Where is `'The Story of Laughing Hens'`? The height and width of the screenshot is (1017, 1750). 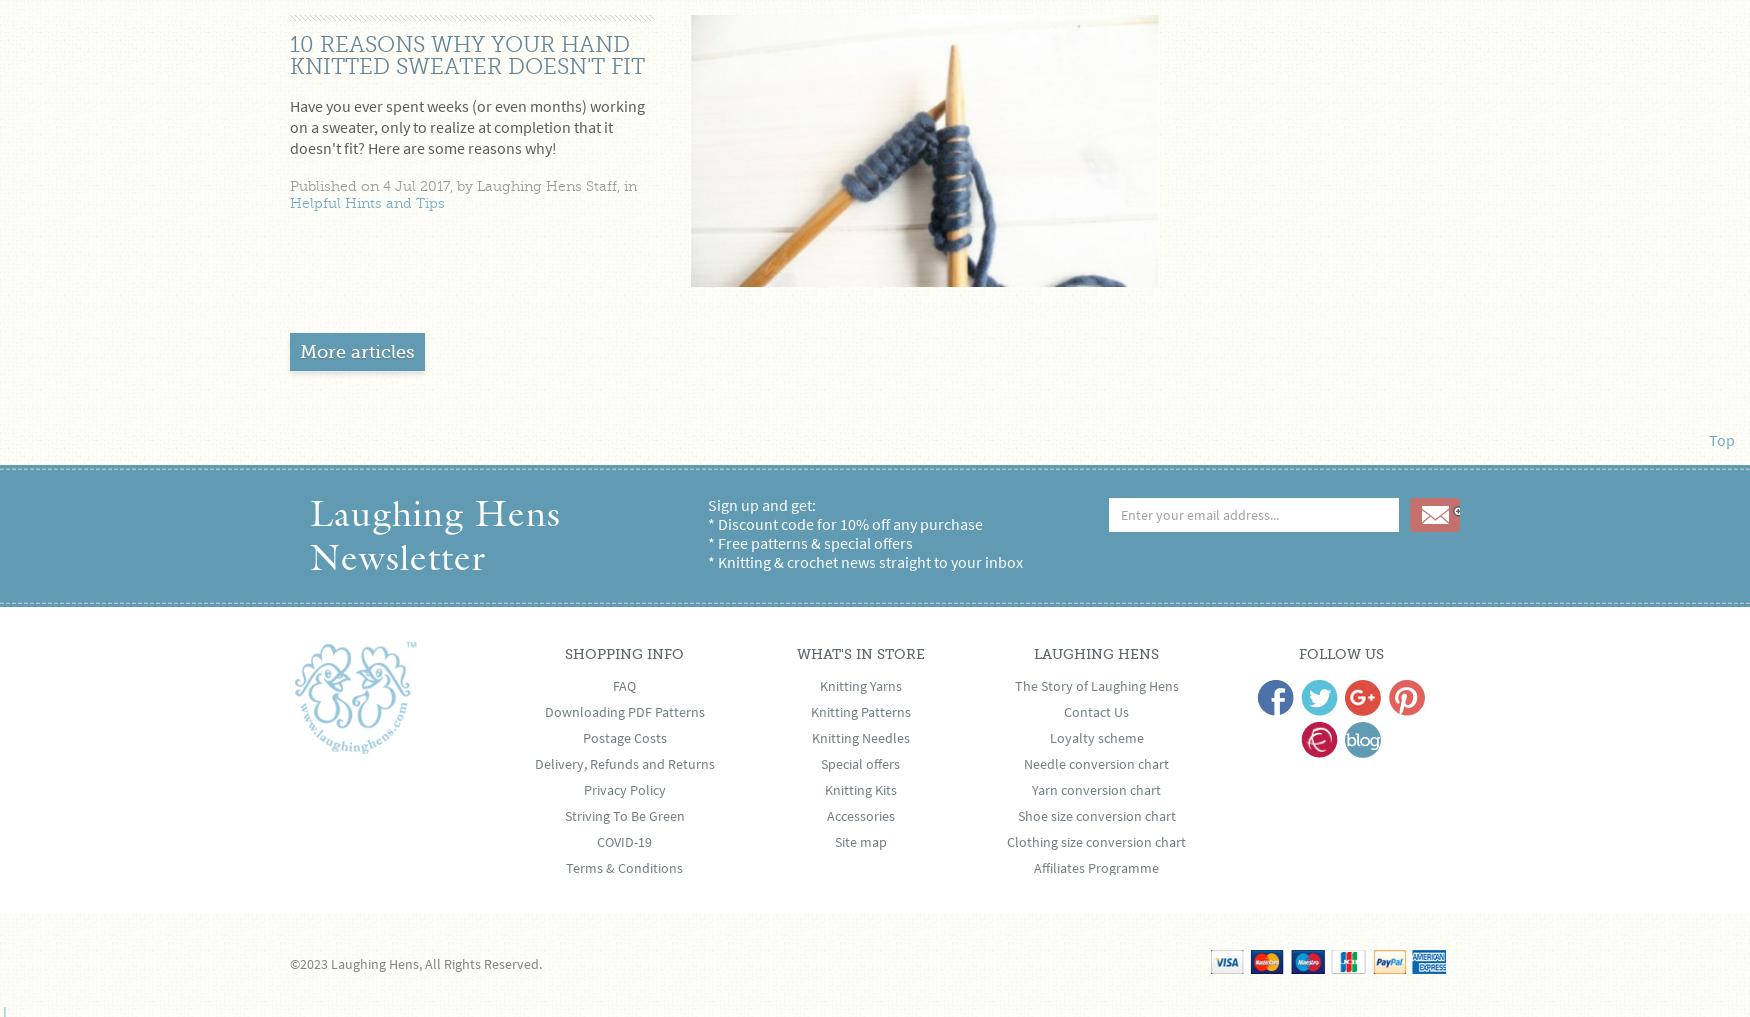
'The Story of Laughing Hens' is located at coordinates (1012, 683).